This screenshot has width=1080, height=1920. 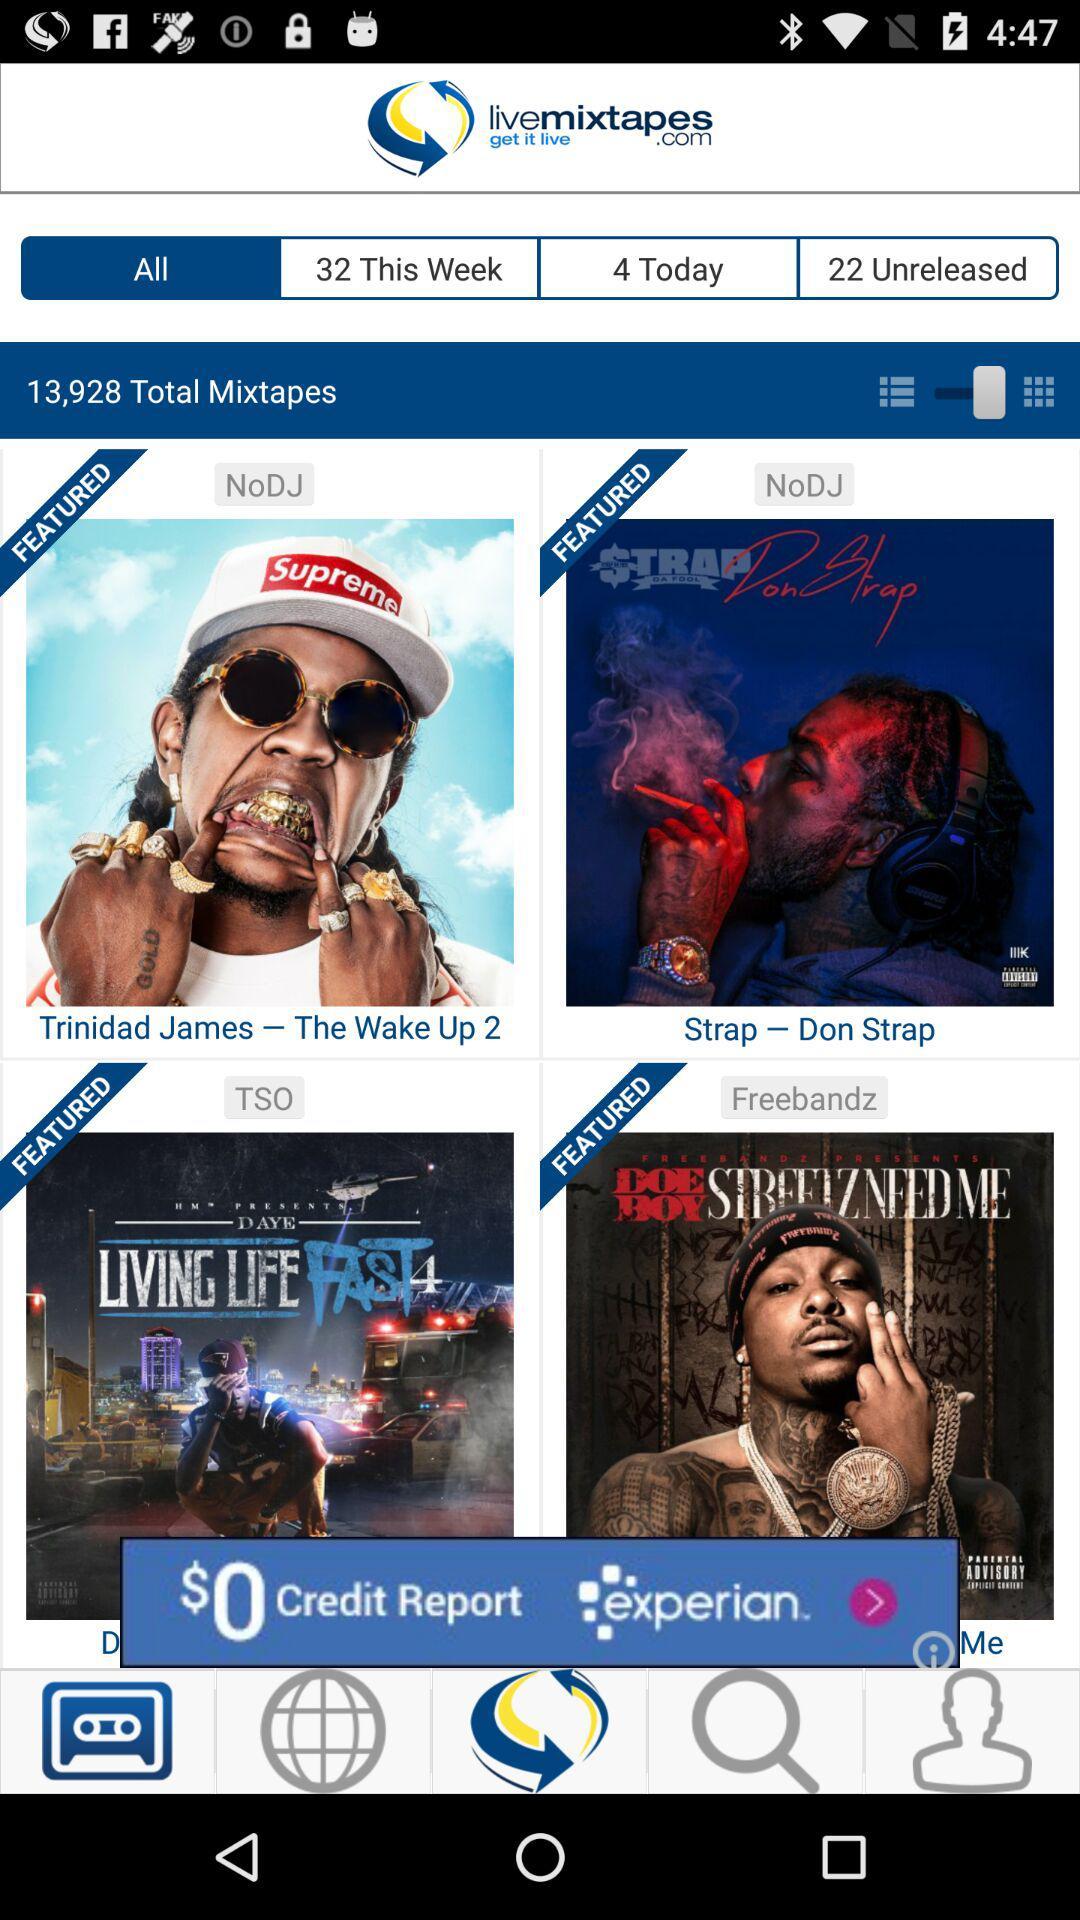 What do you see at coordinates (669, 267) in the screenshot?
I see `item next to the 32 this week` at bounding box center [669, 267].